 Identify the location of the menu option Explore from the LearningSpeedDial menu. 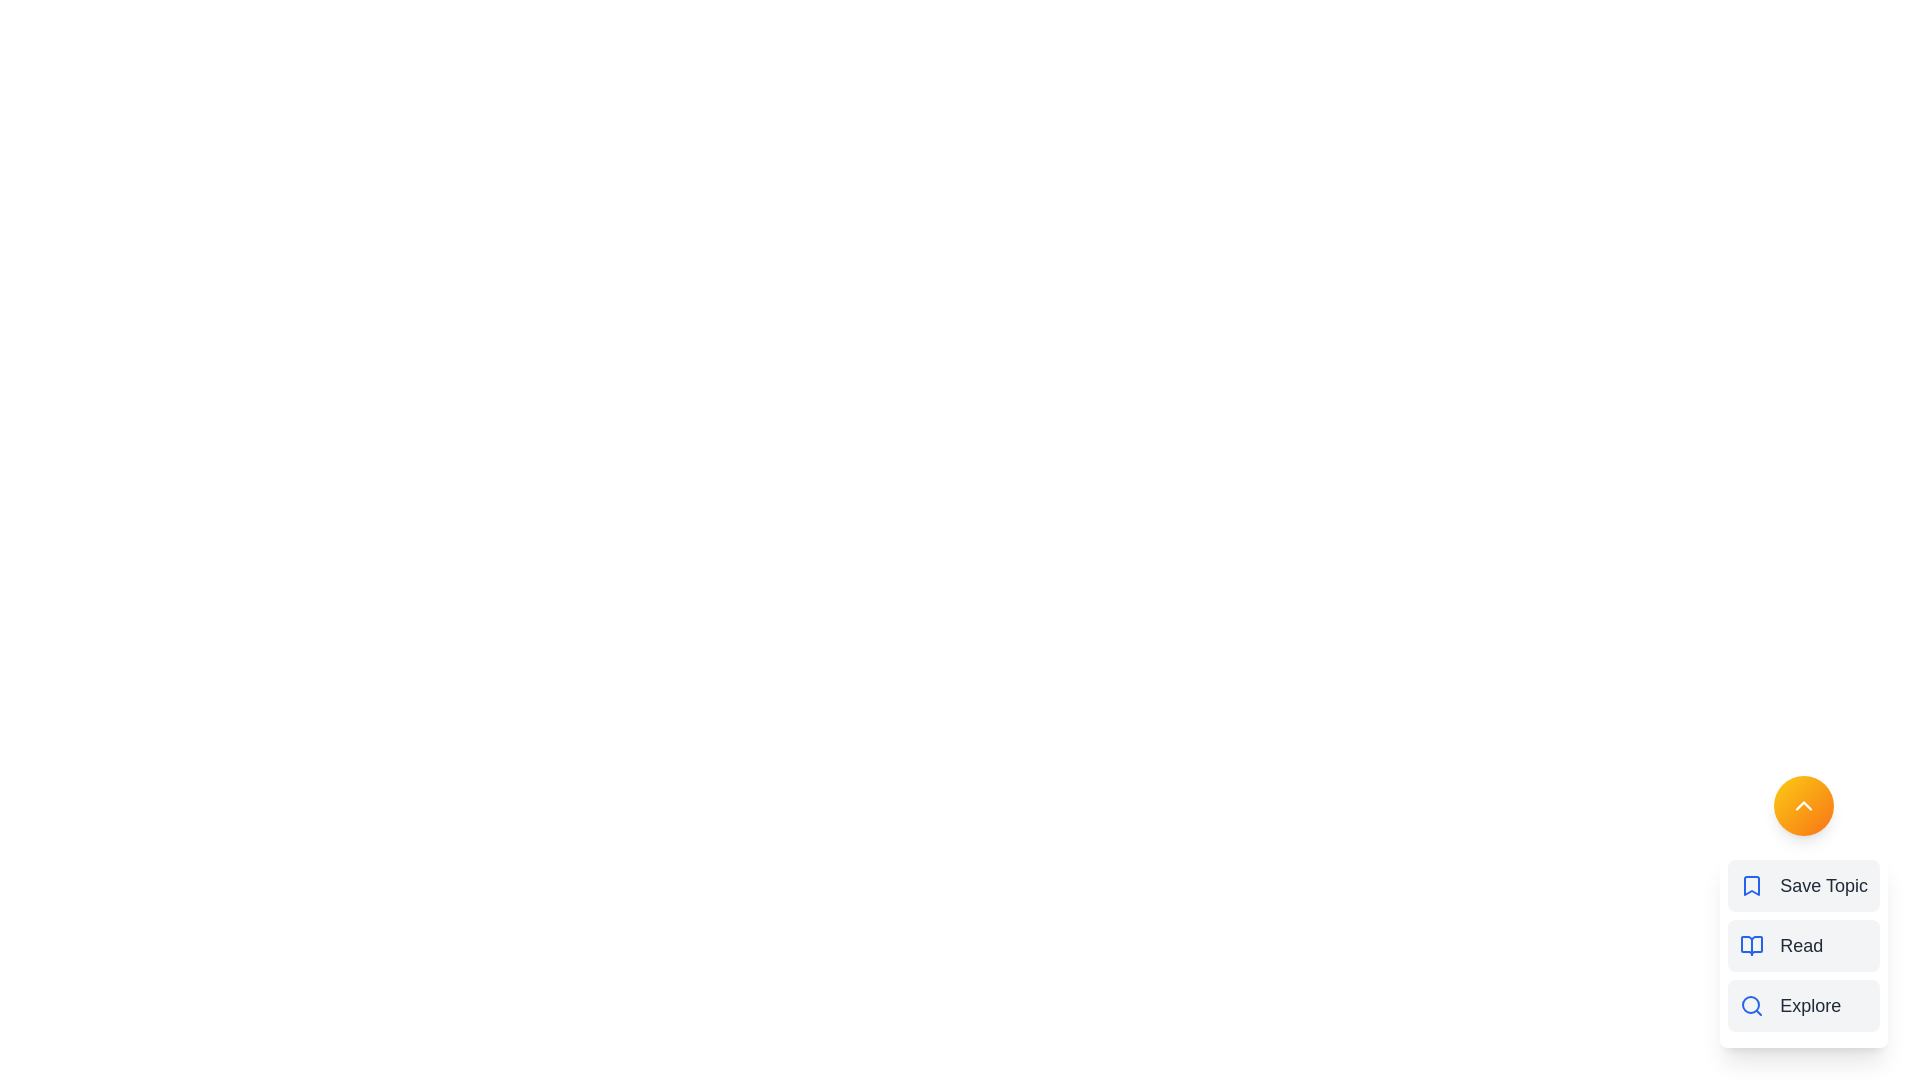
(1804, 1006).